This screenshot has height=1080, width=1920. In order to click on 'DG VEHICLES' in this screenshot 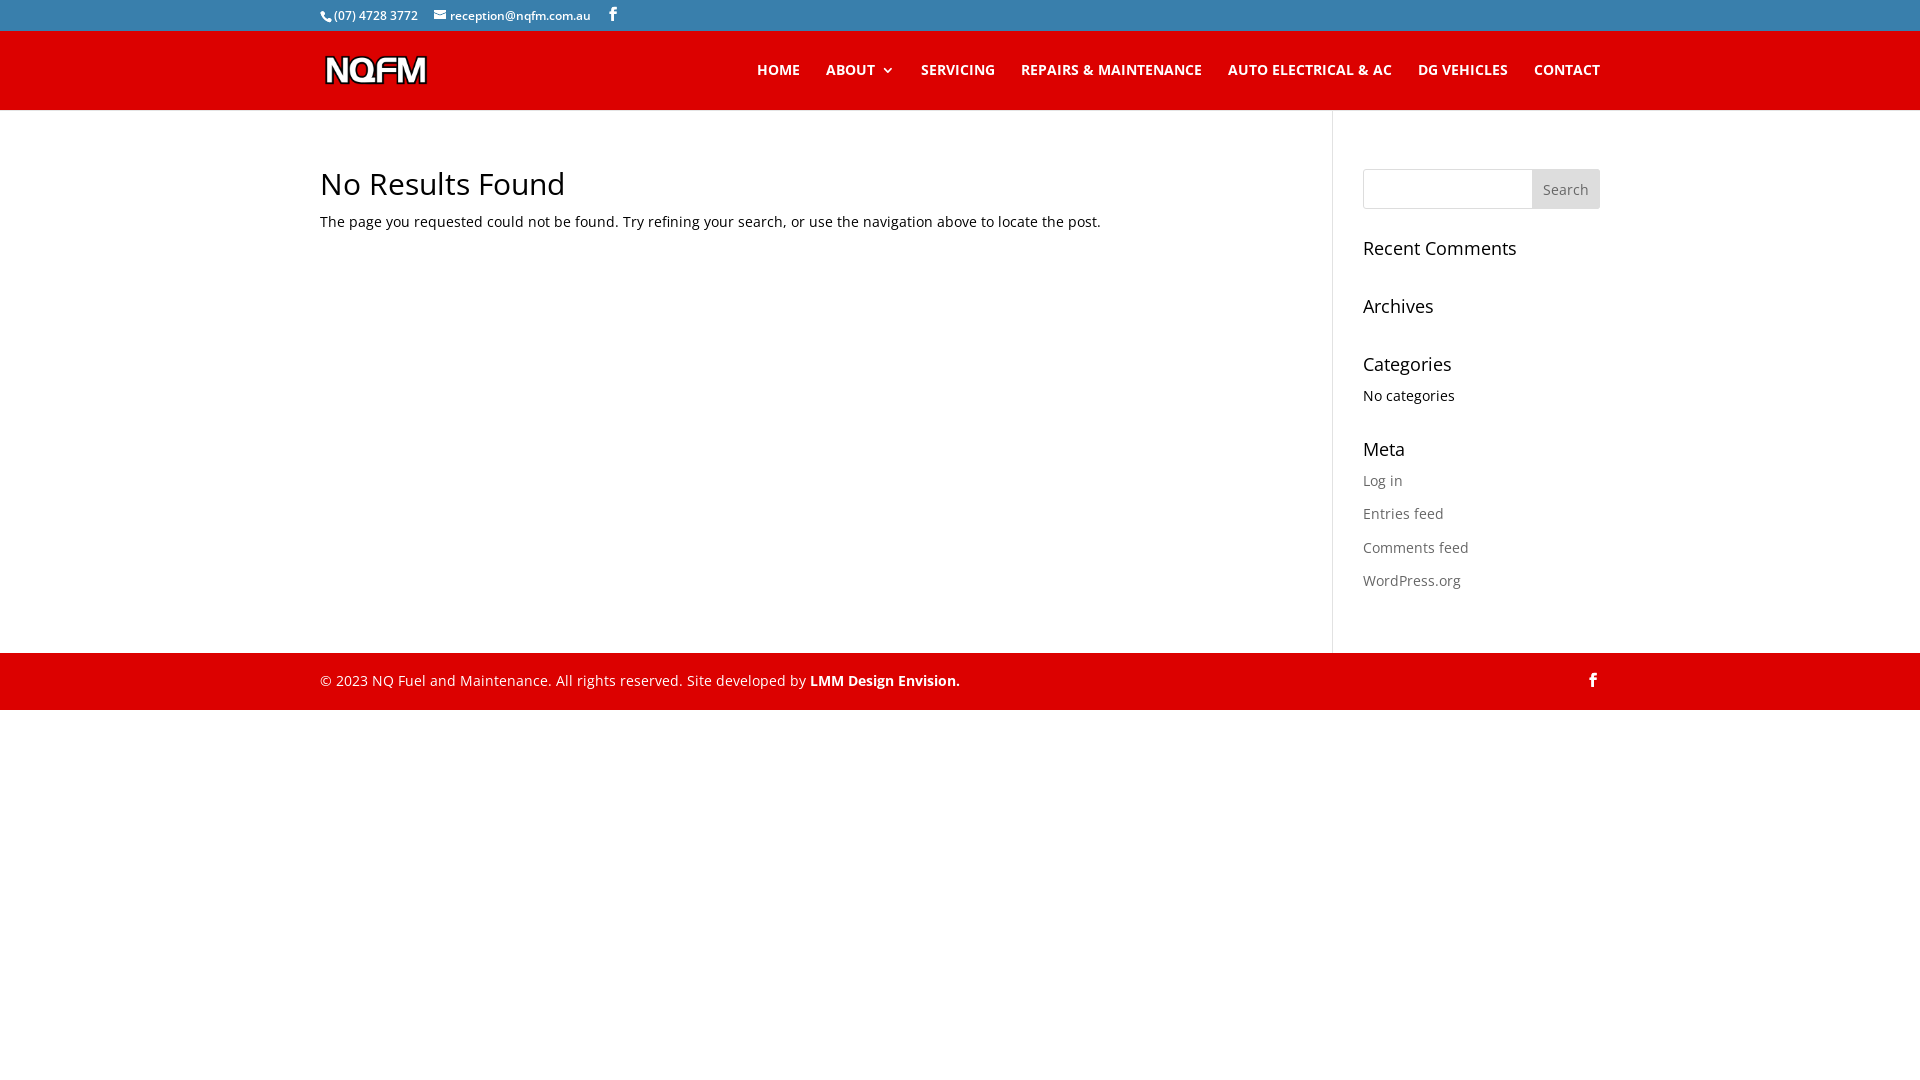, I will do `click(1416, 85)`.